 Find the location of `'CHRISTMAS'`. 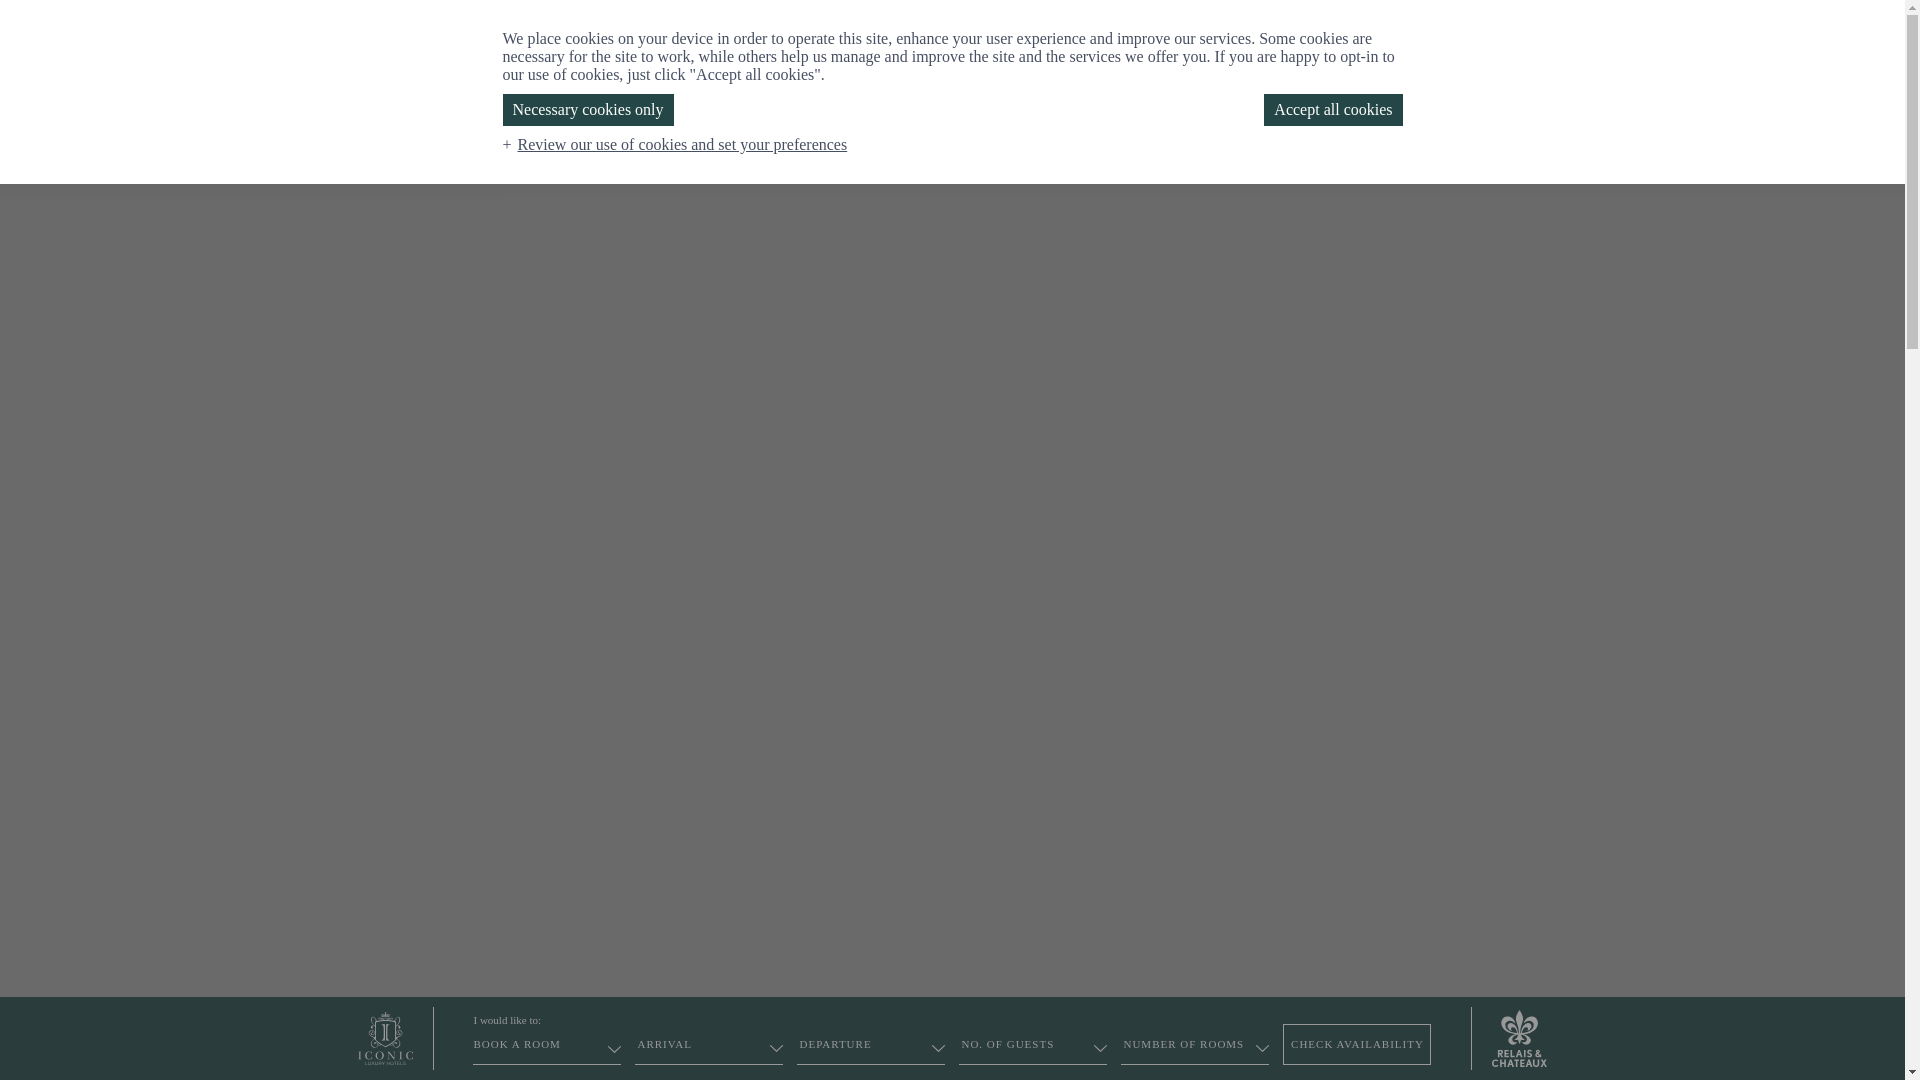

'CHRISTMAS' is located at coordinates (960, 144).